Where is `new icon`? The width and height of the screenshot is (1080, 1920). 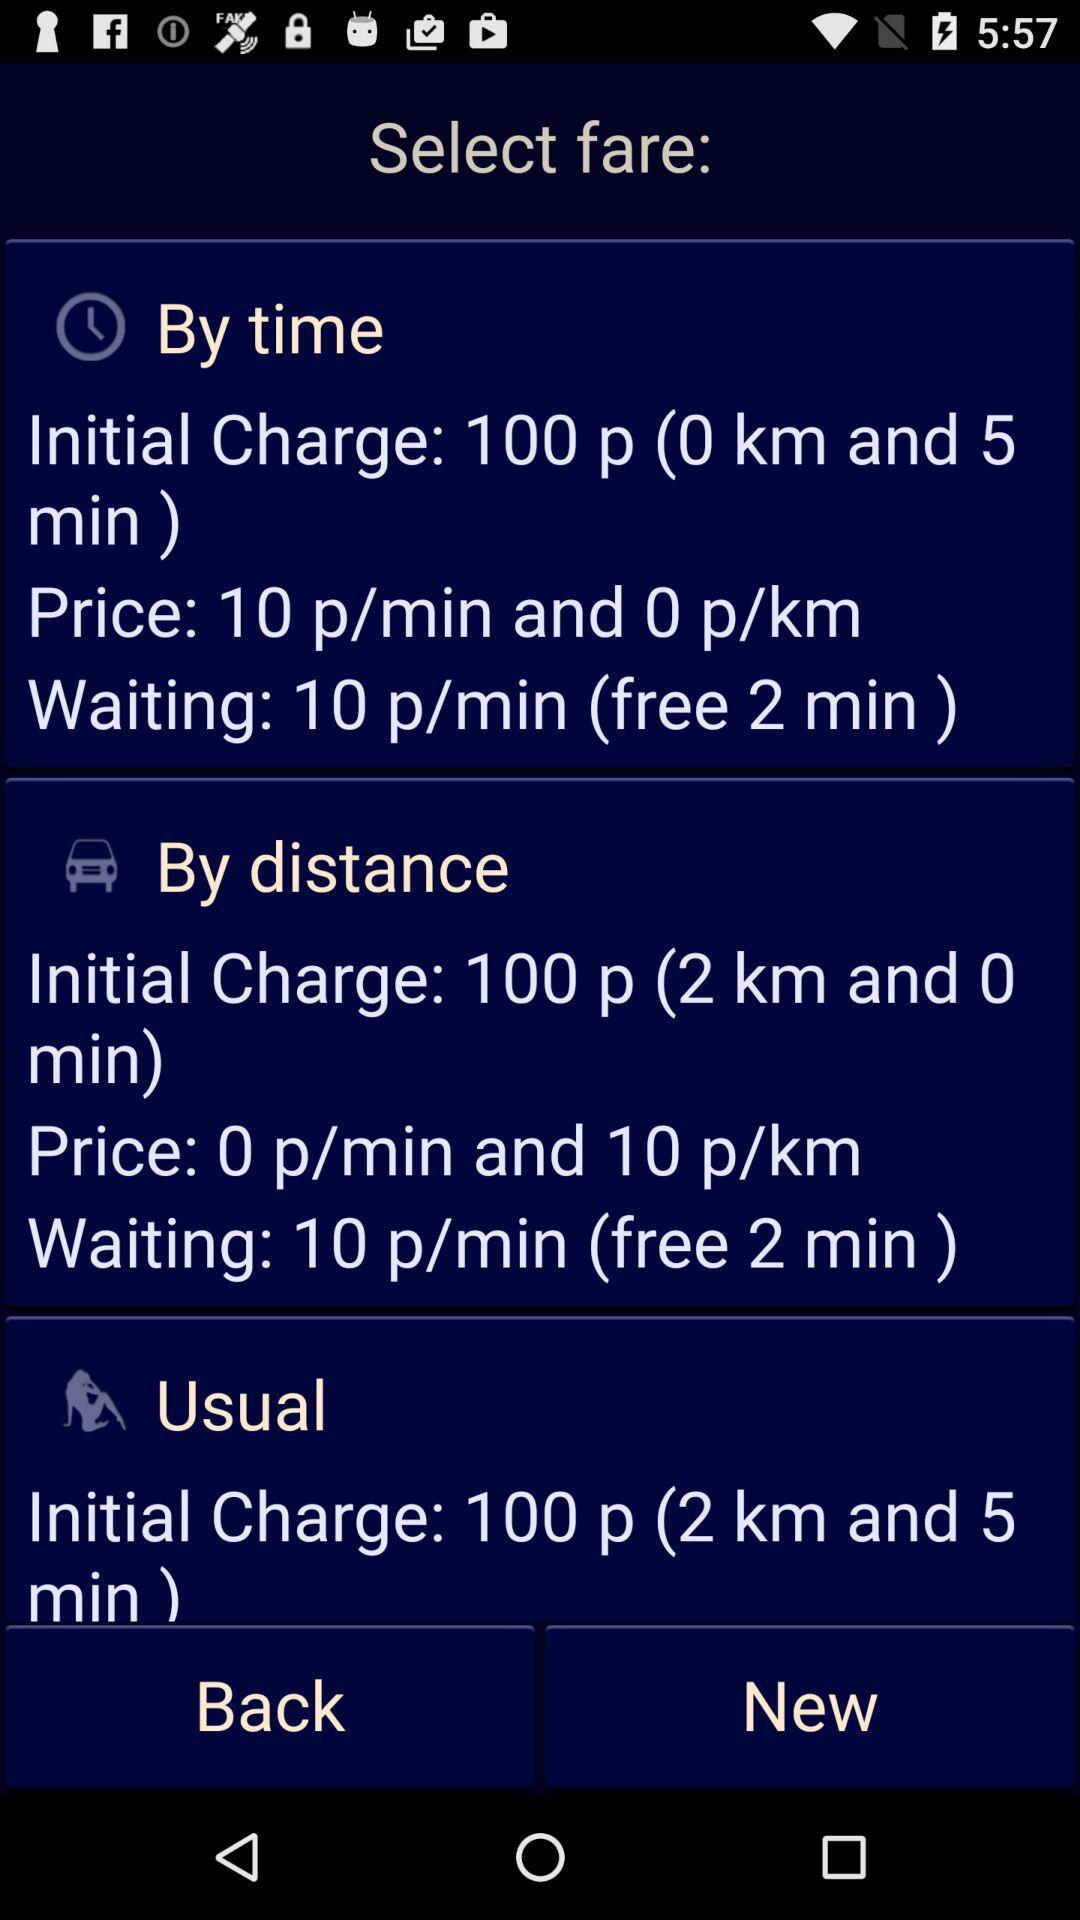 new icon is located at coordinates (810, 1706).